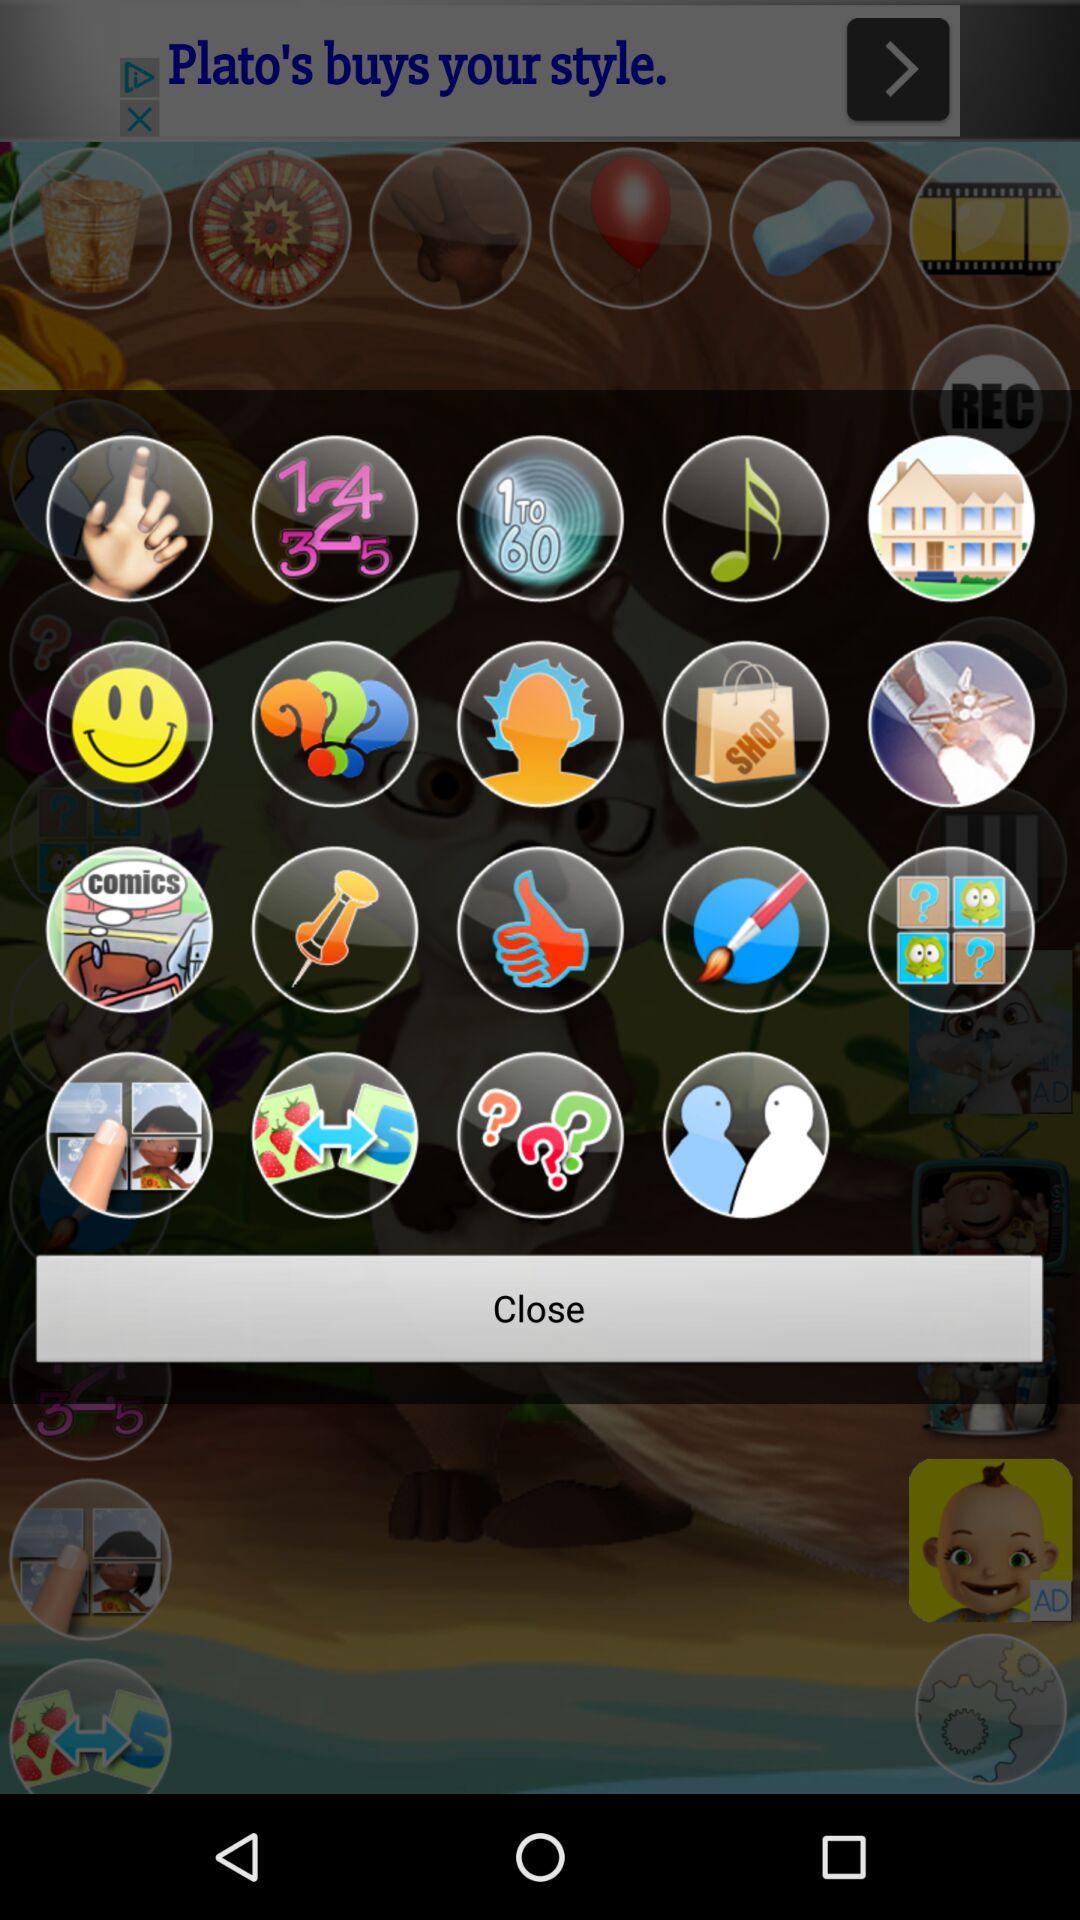 Image resolution: width=1080 pixels, height=1920 pixels. Describe the element at coordinates (128, 774) in the screenshot. I see `the emoji icon` at that location.